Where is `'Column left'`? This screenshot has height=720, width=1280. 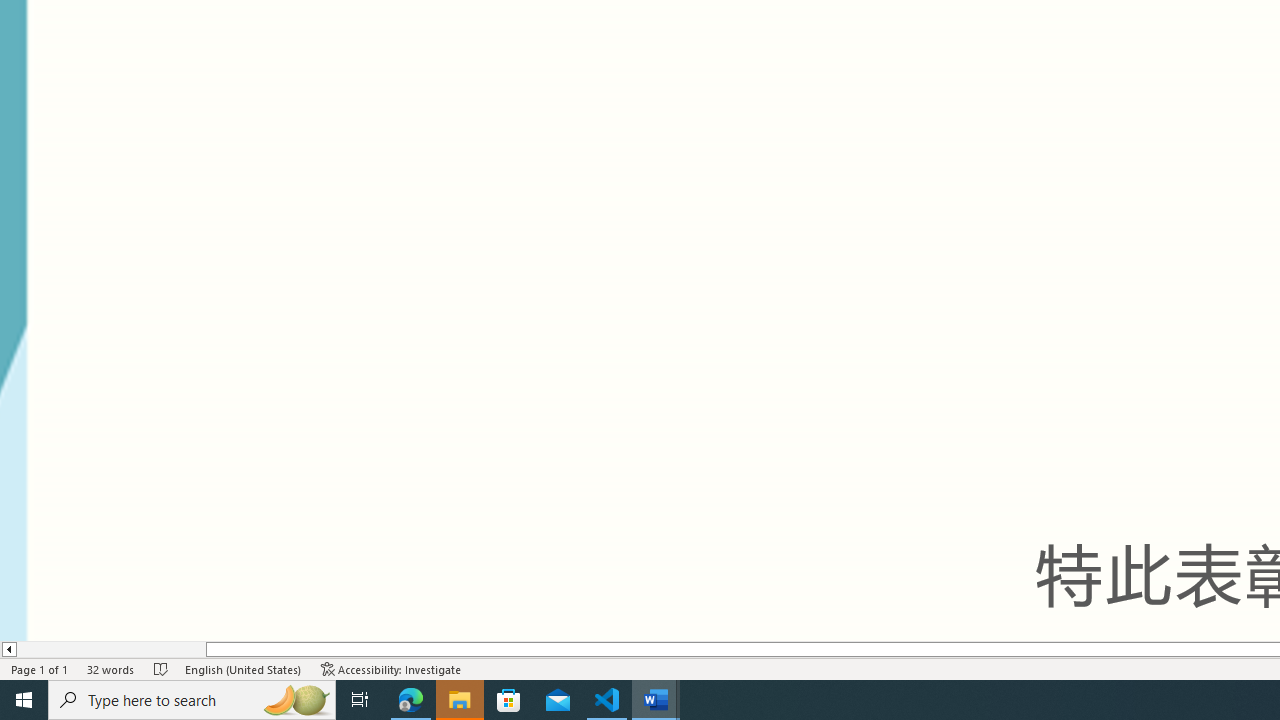 'Column left' is located at coordinates (8, 649).